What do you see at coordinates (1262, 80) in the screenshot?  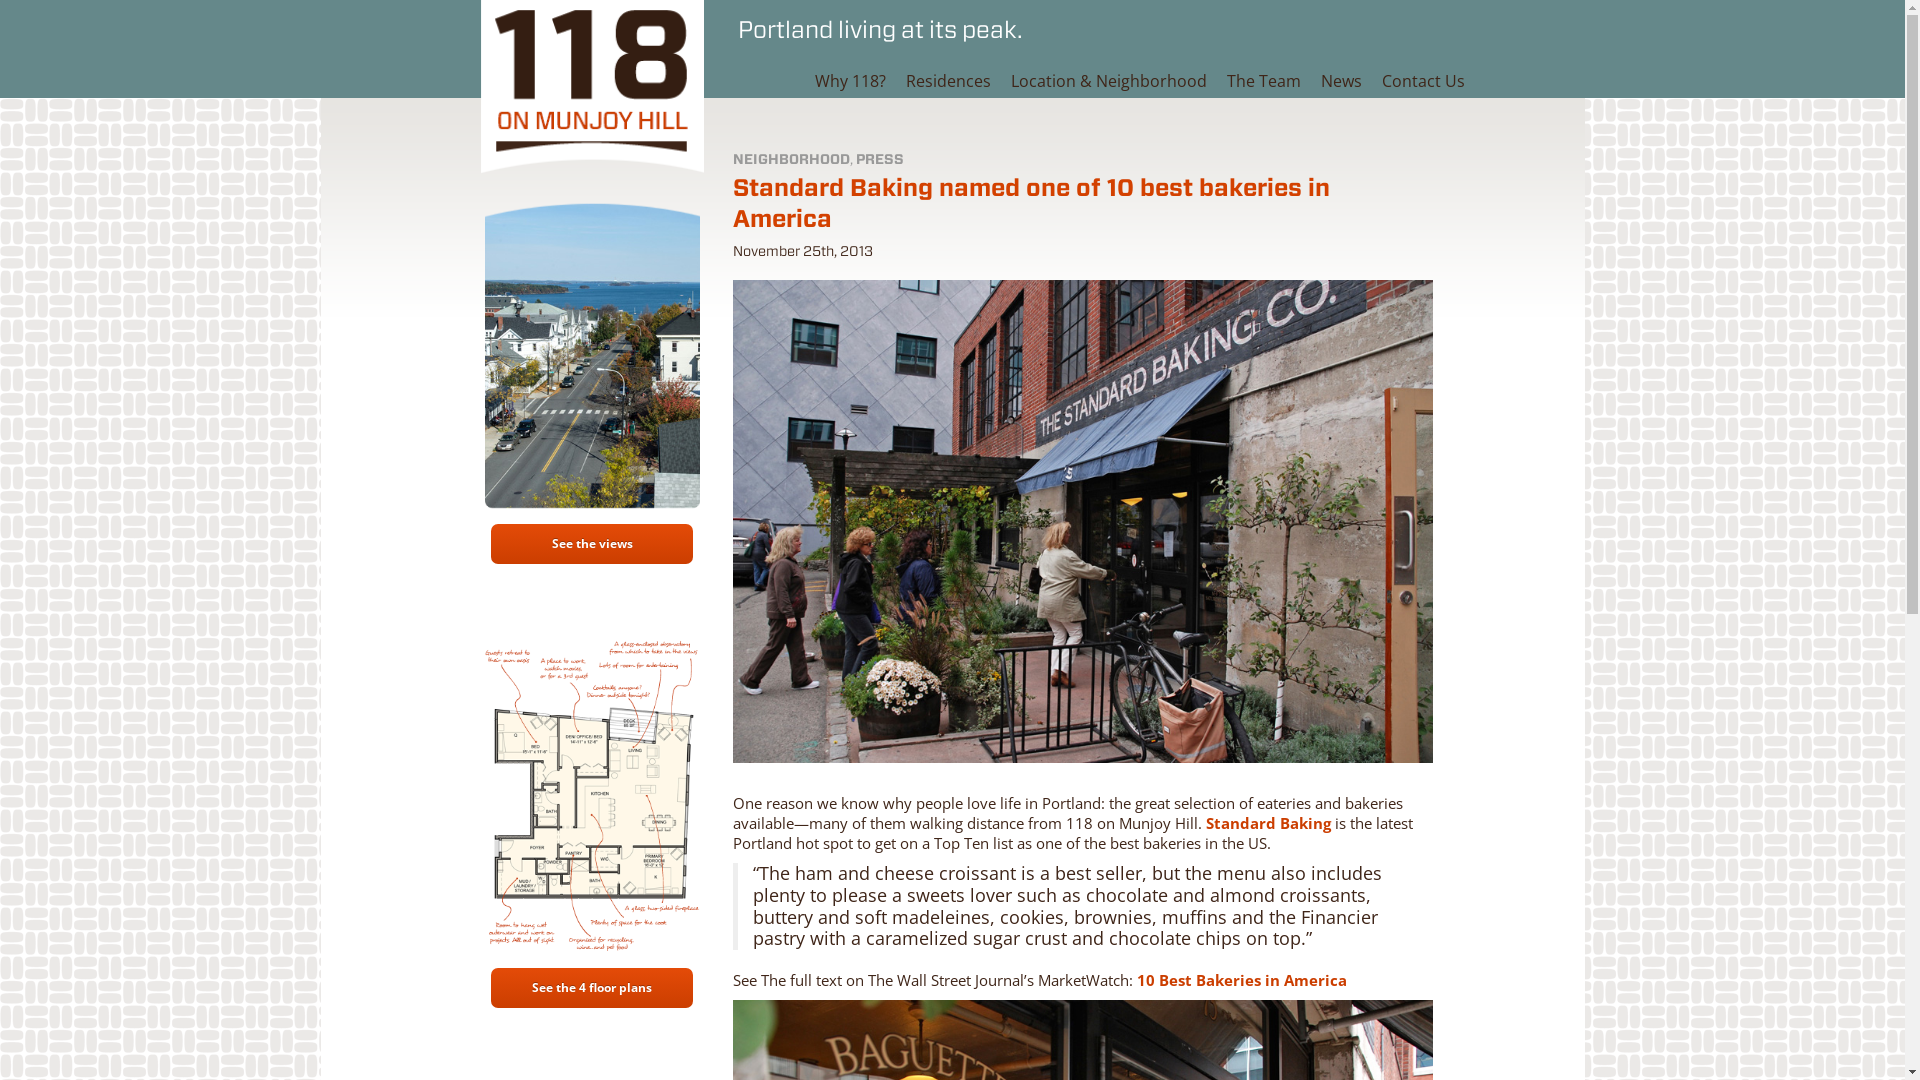 I see `'The Team'` at bounding box center [1262, 80].